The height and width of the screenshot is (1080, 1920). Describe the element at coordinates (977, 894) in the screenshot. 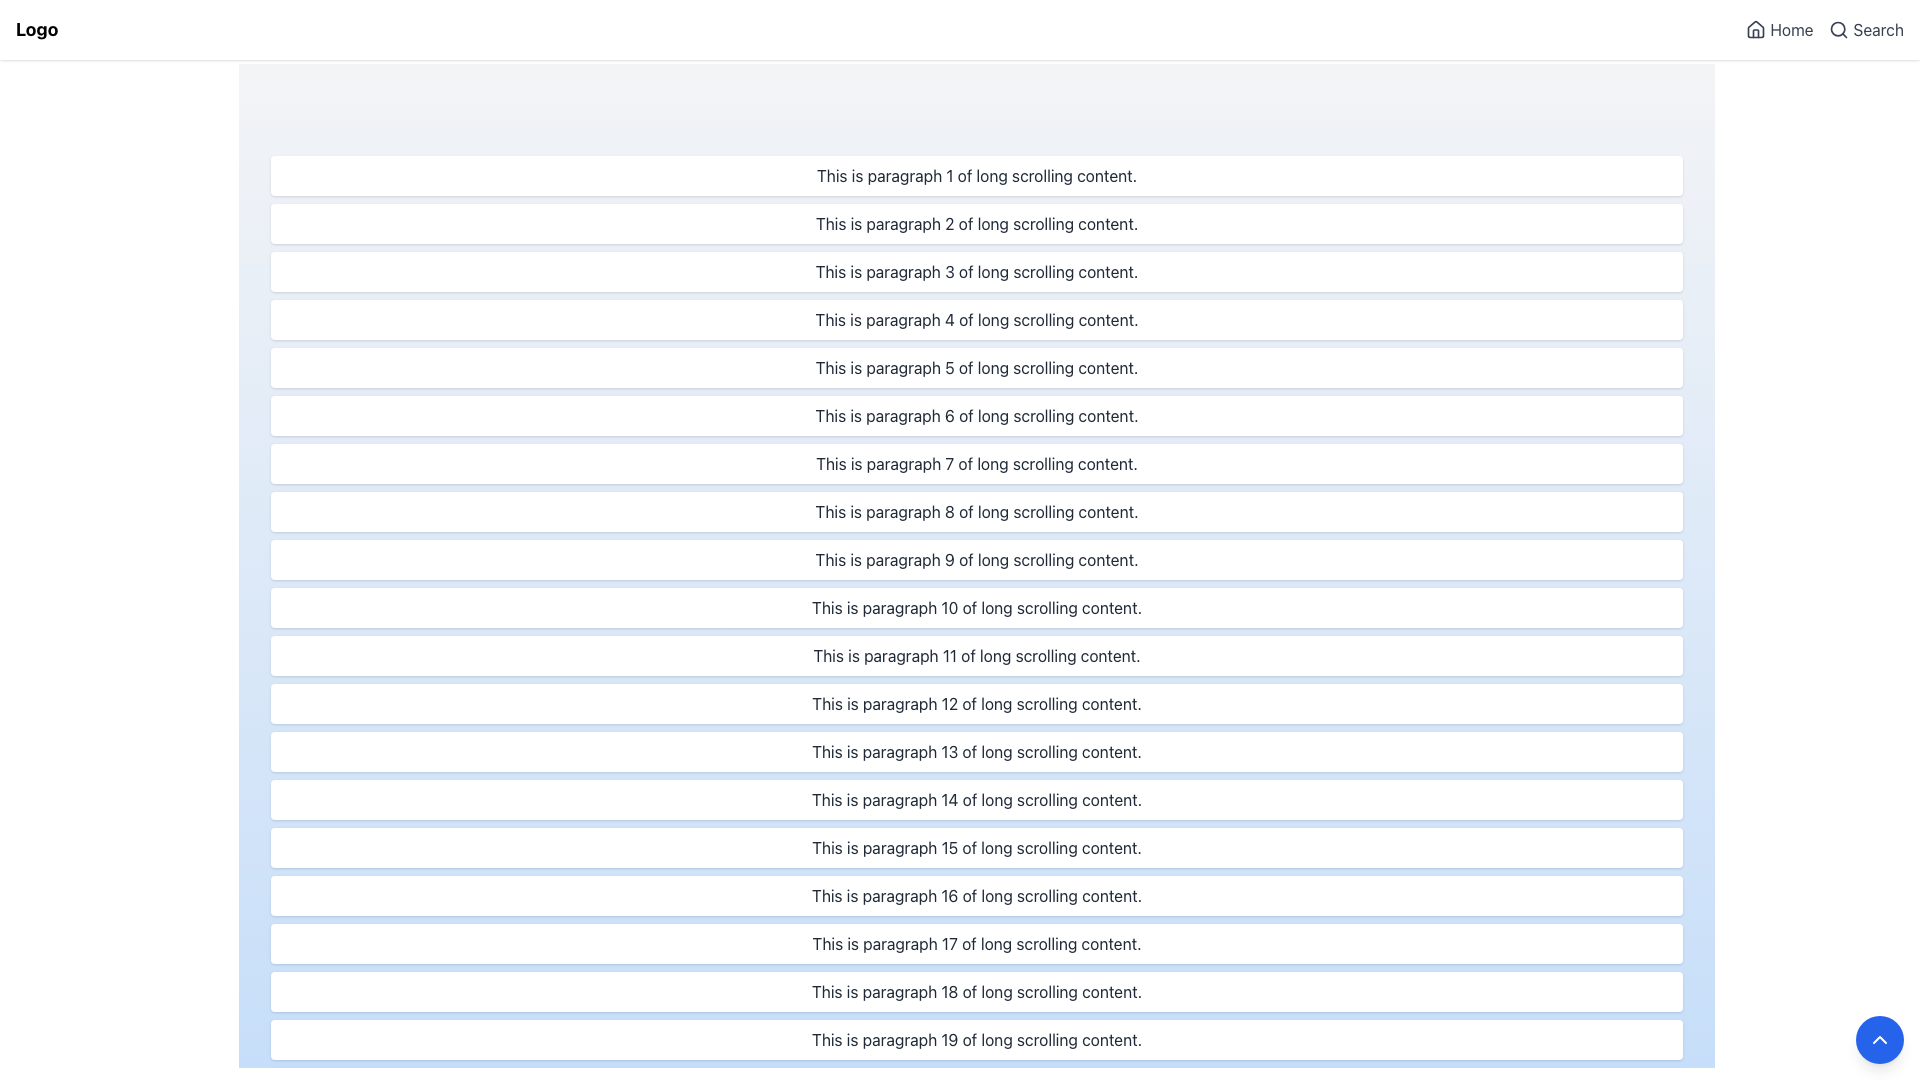

I see `the 16th paragraph in the list of text containers that presents textual information` at that location.